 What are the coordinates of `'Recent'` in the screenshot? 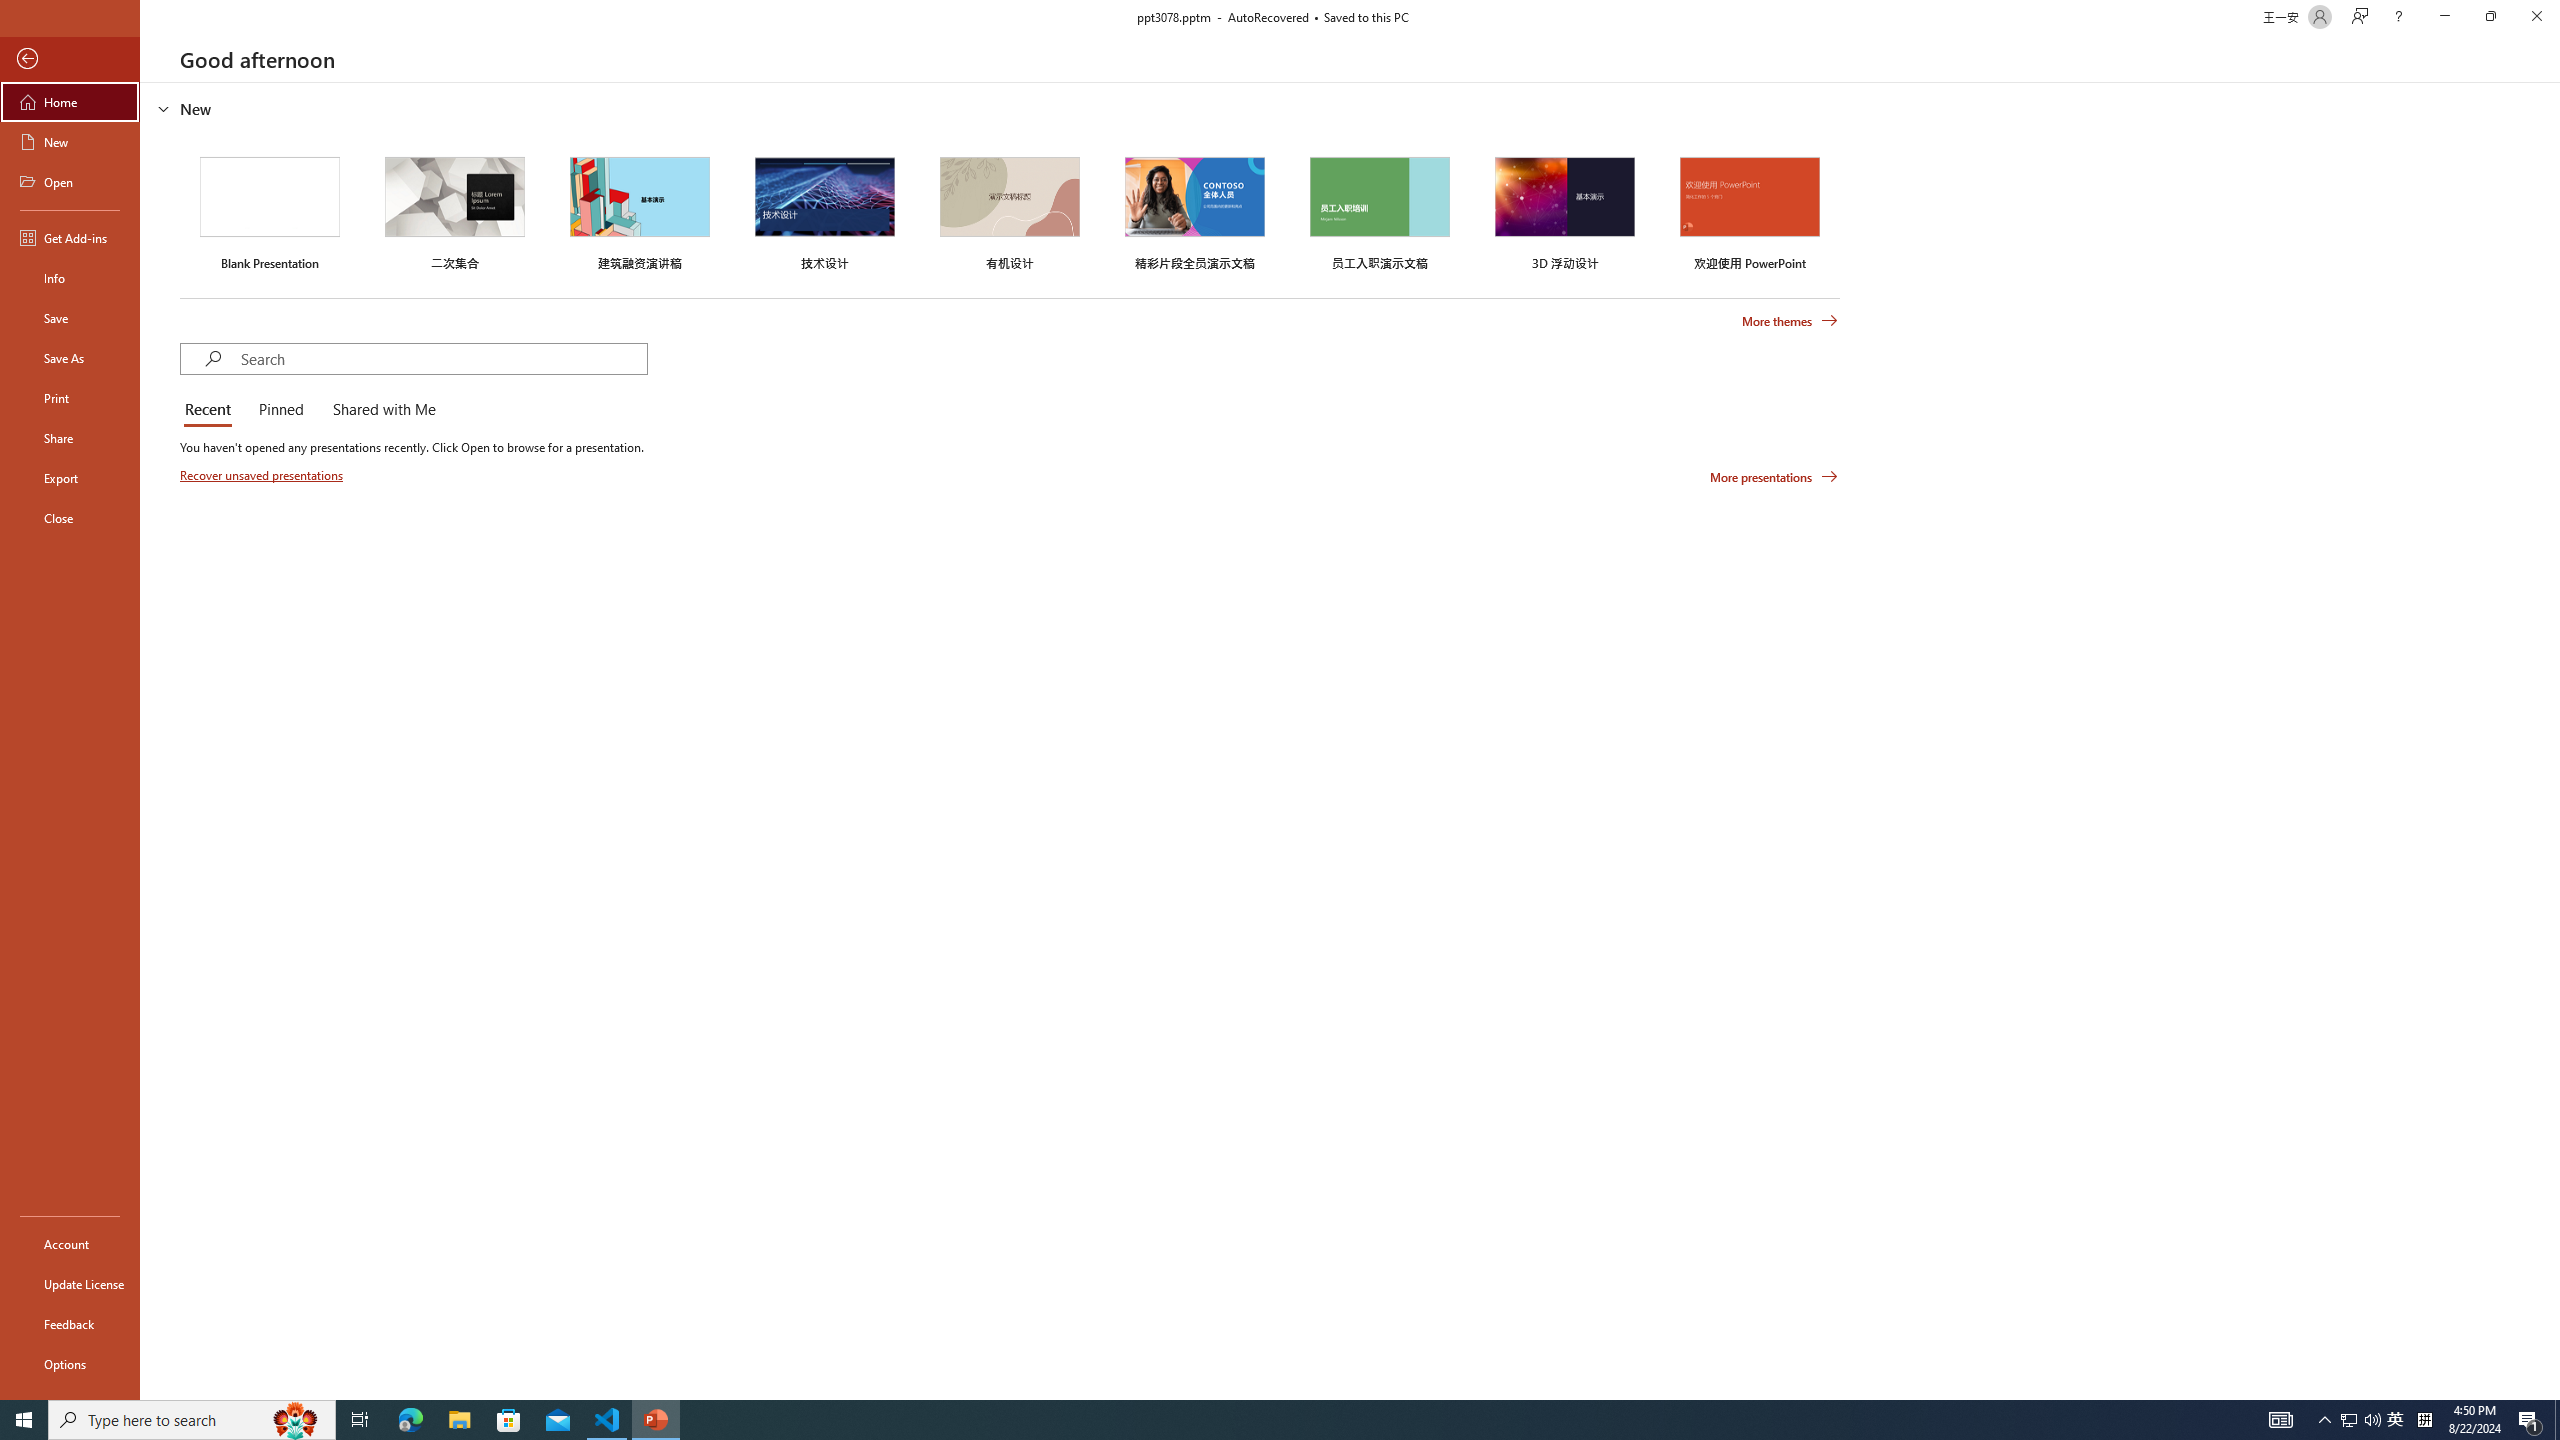 It's located at (211, 410).